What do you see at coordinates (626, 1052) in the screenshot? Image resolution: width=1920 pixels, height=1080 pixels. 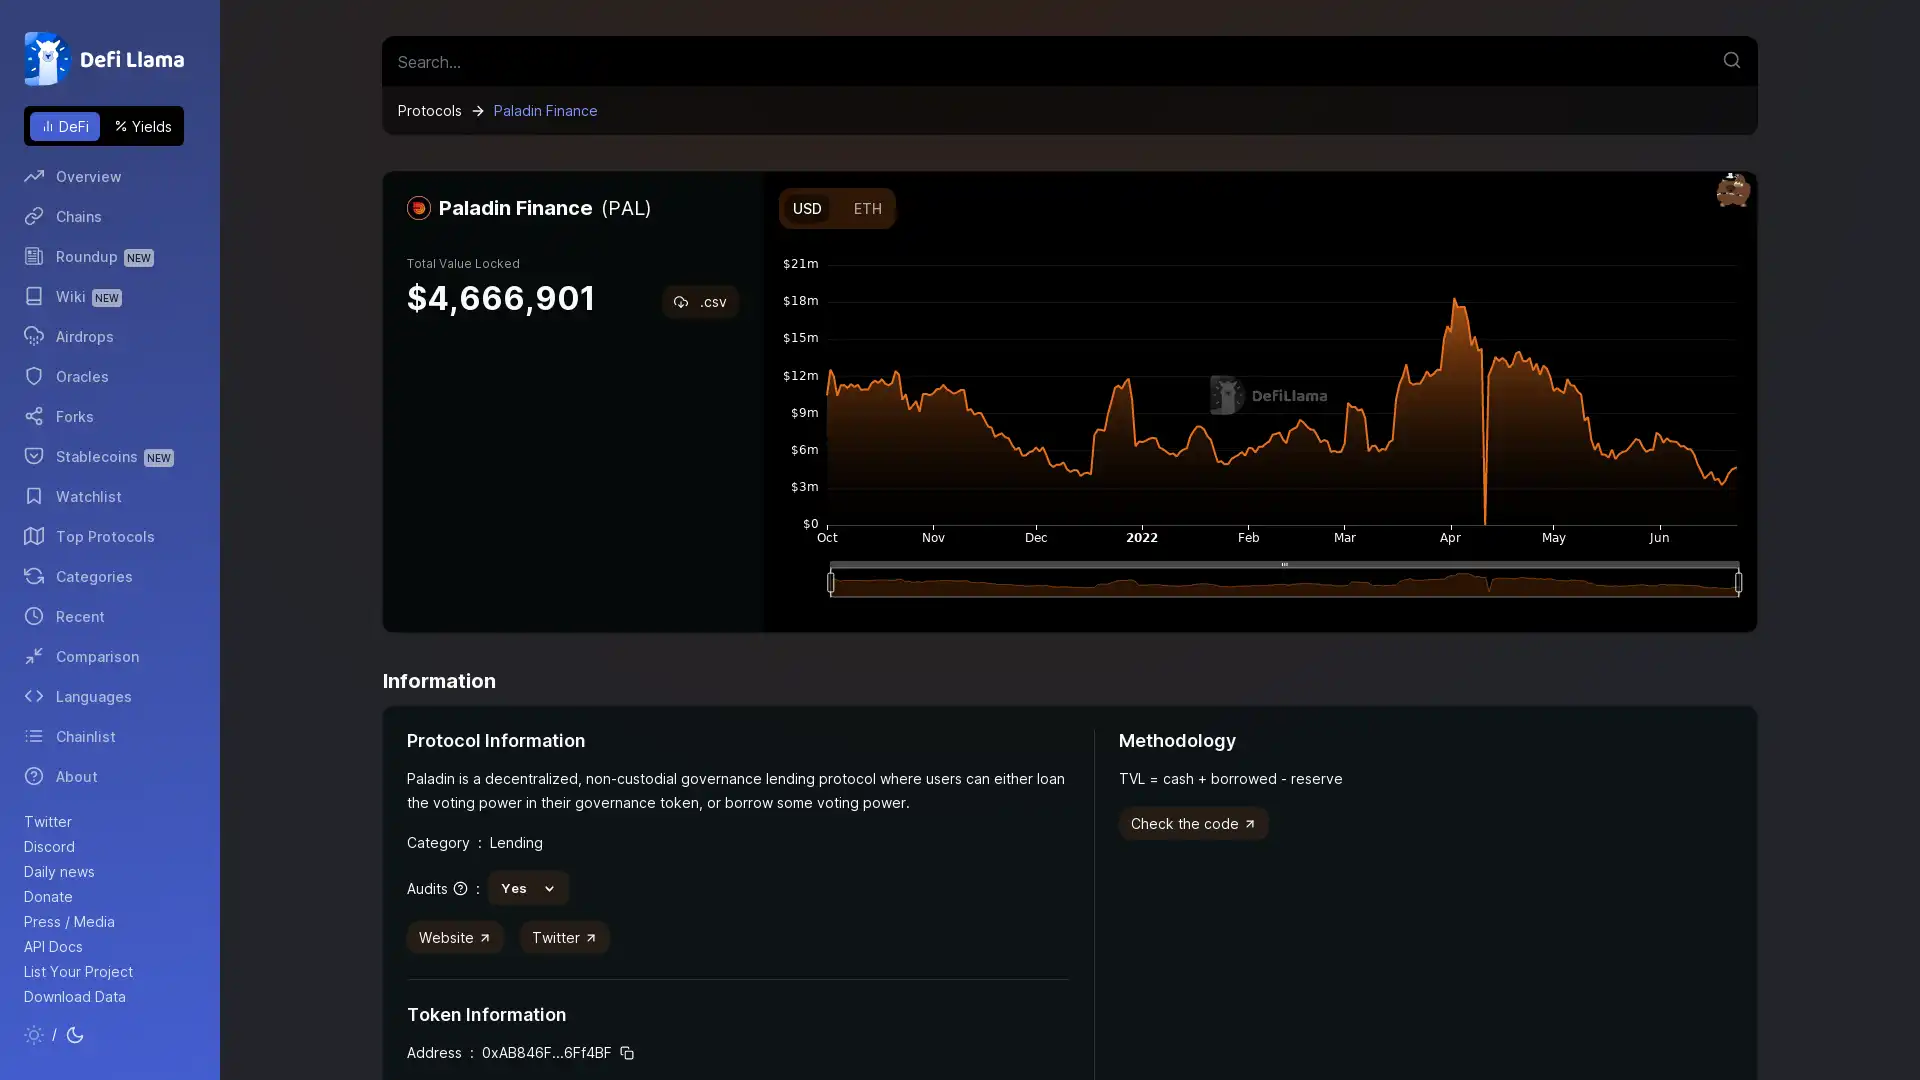 I see `Copy` at bounding box center [626, 1052].